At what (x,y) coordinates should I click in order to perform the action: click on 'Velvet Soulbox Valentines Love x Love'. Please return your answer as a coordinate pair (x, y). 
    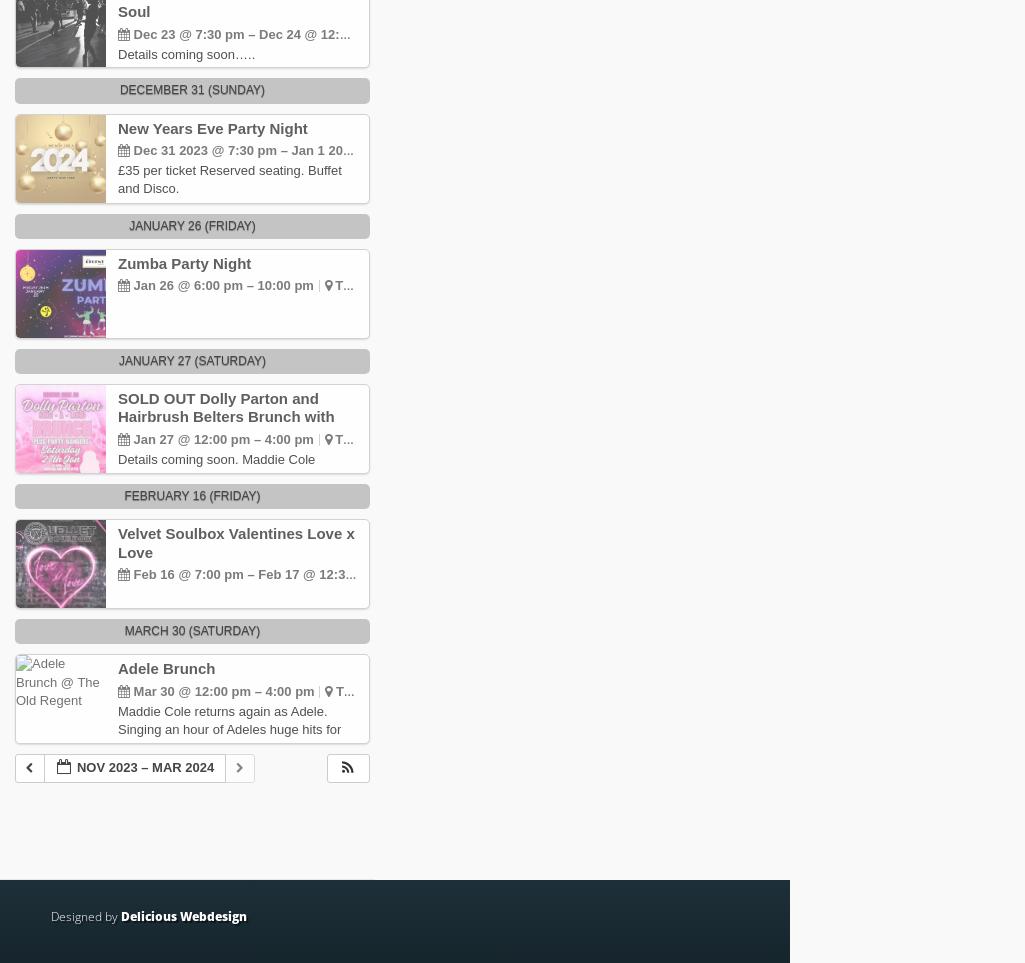
    Looking at the image, I should click on (234, 541).